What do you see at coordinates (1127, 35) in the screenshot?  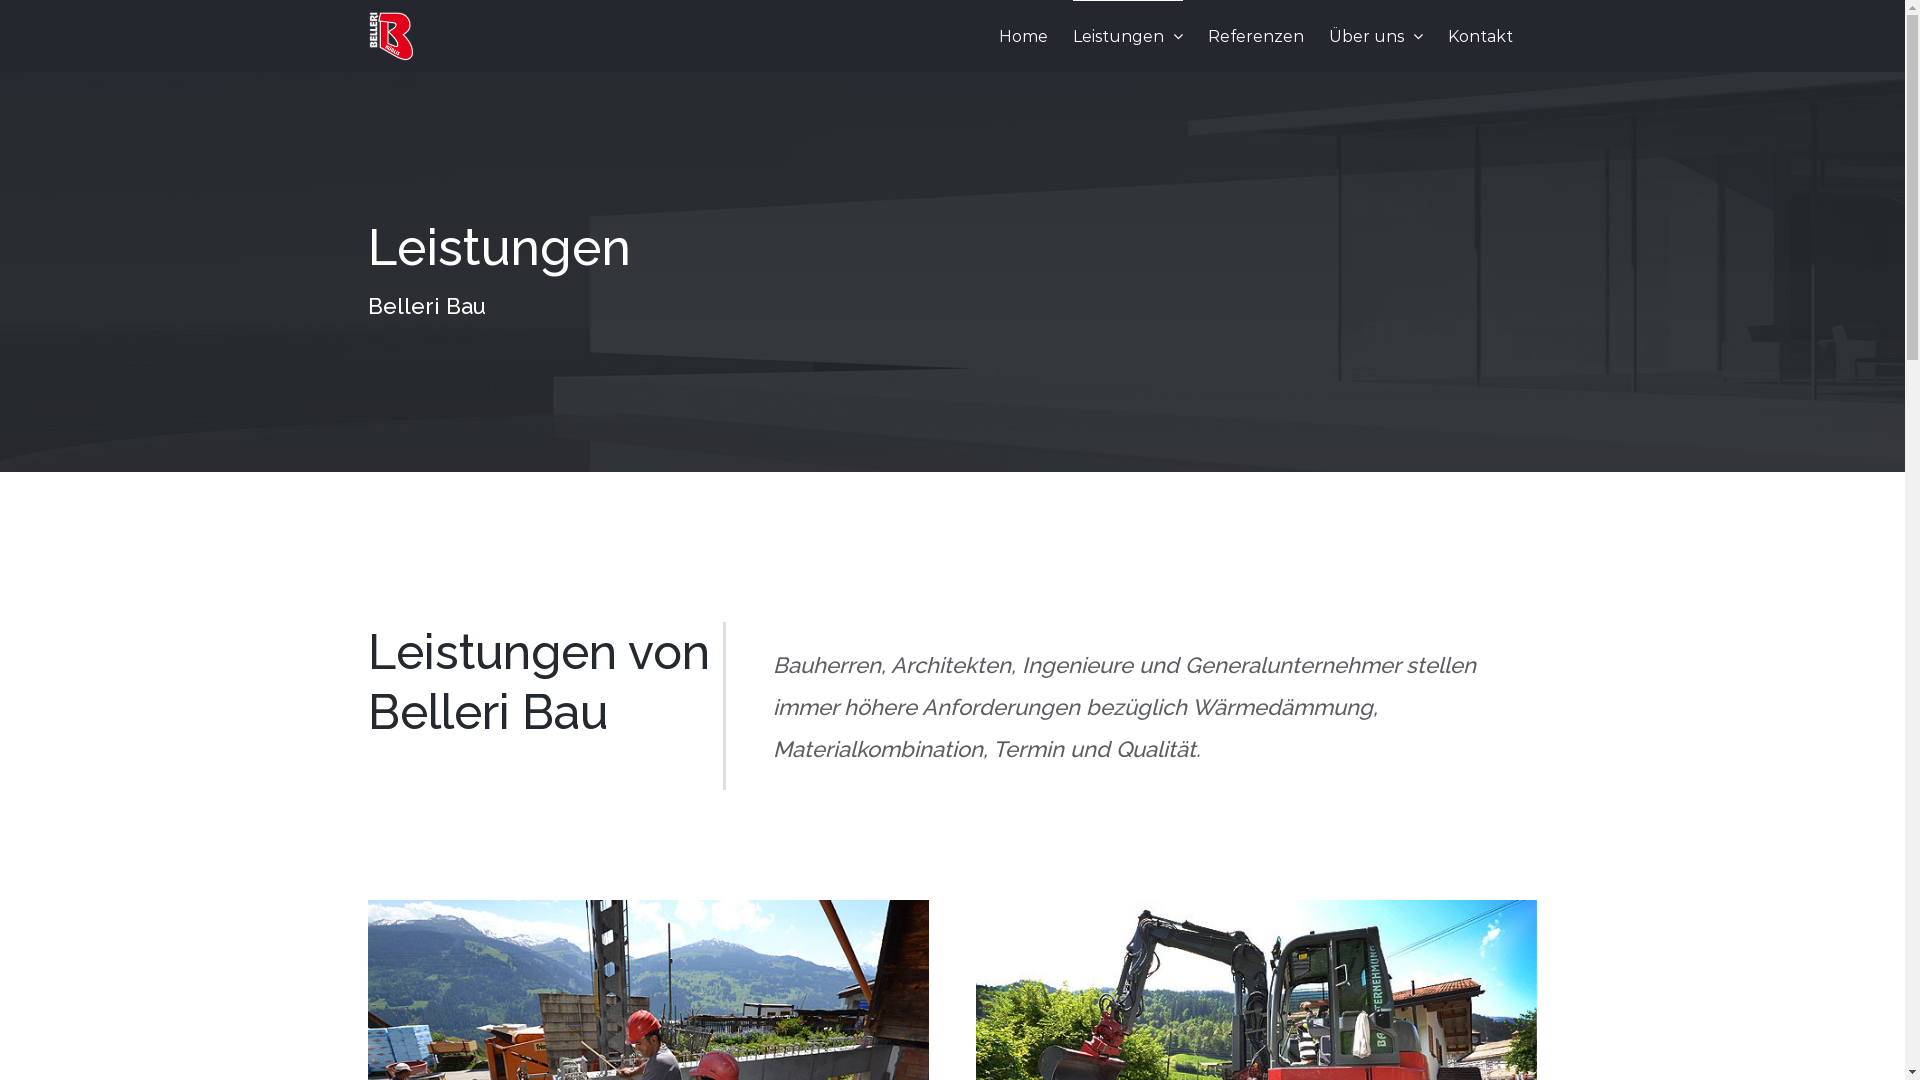 I see `'Leistungen'` at bounding box center [1127, 35].